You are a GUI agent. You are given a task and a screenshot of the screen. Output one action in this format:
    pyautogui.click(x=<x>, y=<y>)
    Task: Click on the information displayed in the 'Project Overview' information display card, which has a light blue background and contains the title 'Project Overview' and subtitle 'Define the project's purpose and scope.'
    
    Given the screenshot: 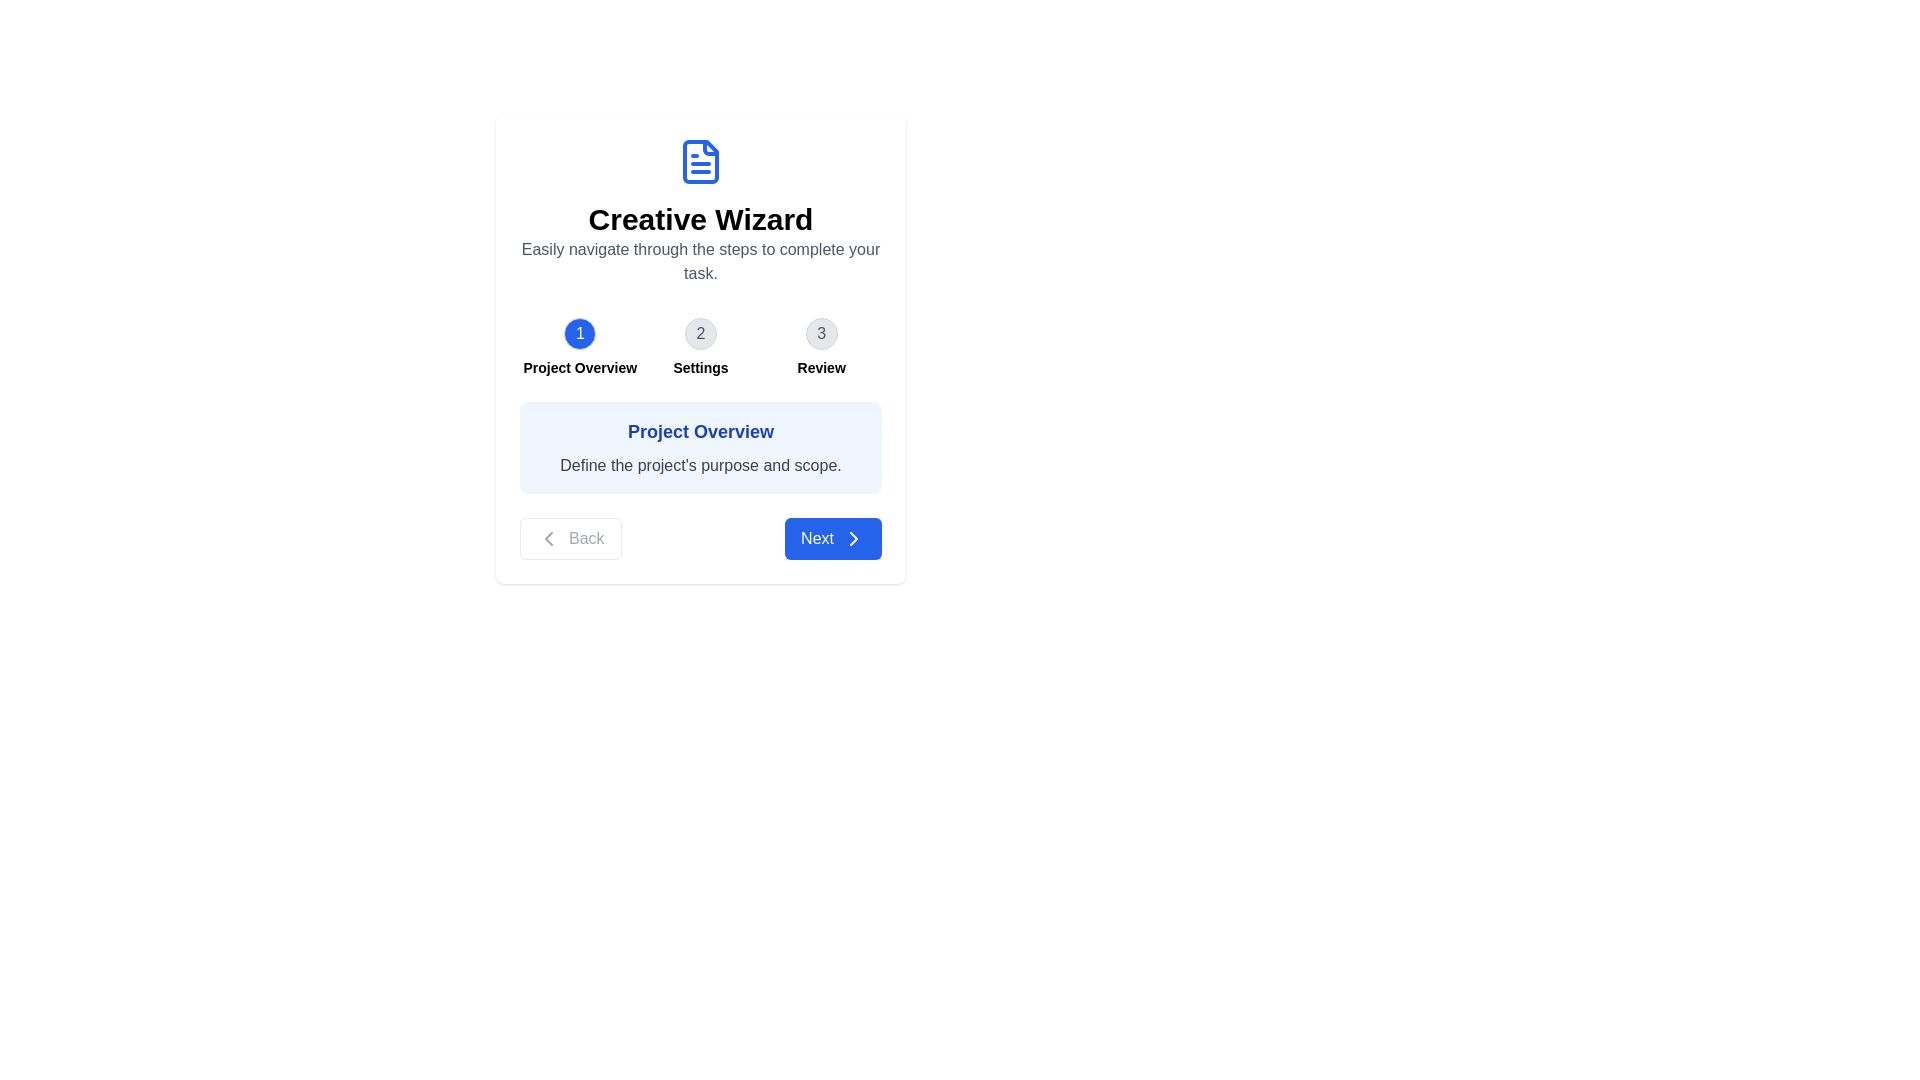 What is the action you would take?
    pyautogui.click(x=700, y=446)
    